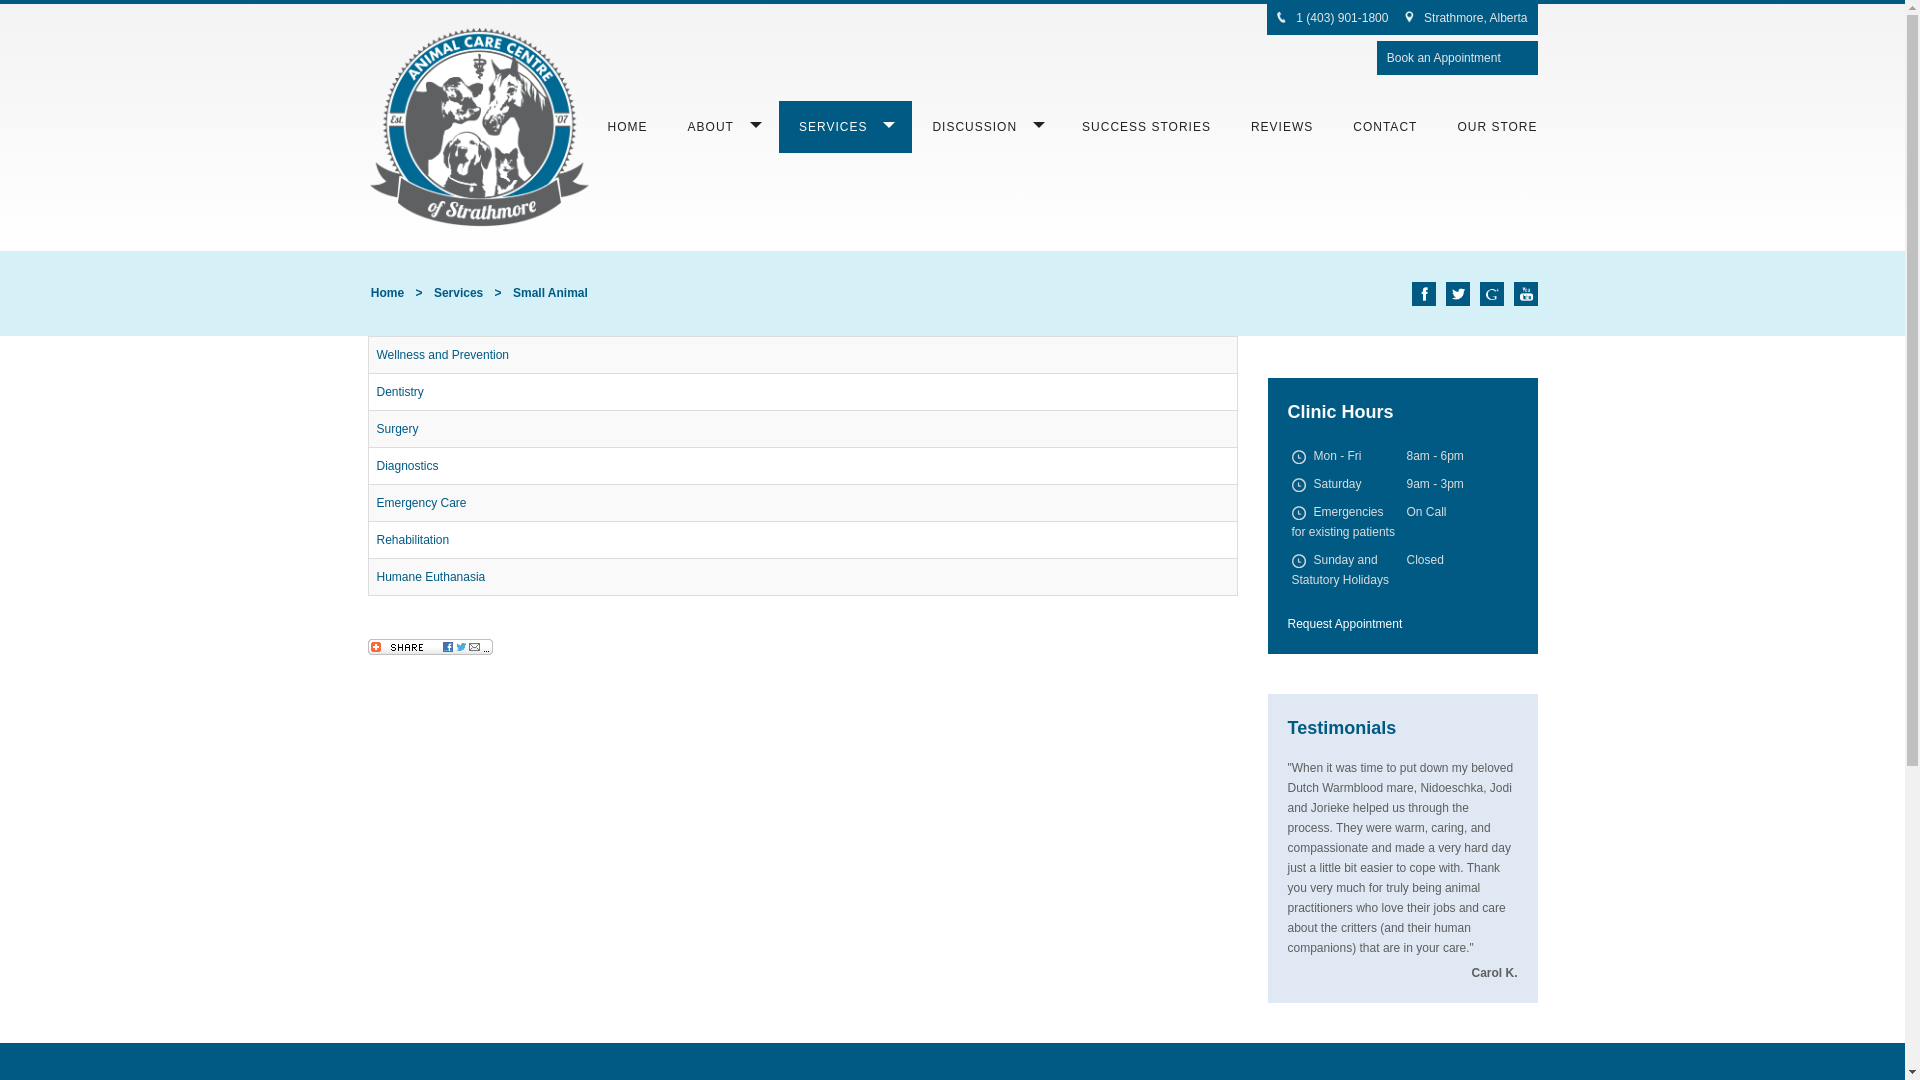 Image resolution: width=1920 pixels, height=1080 pixels. Describe the element at coordinates (1384, 127) in the screenshot. I see `'CONTACT'` at that location.